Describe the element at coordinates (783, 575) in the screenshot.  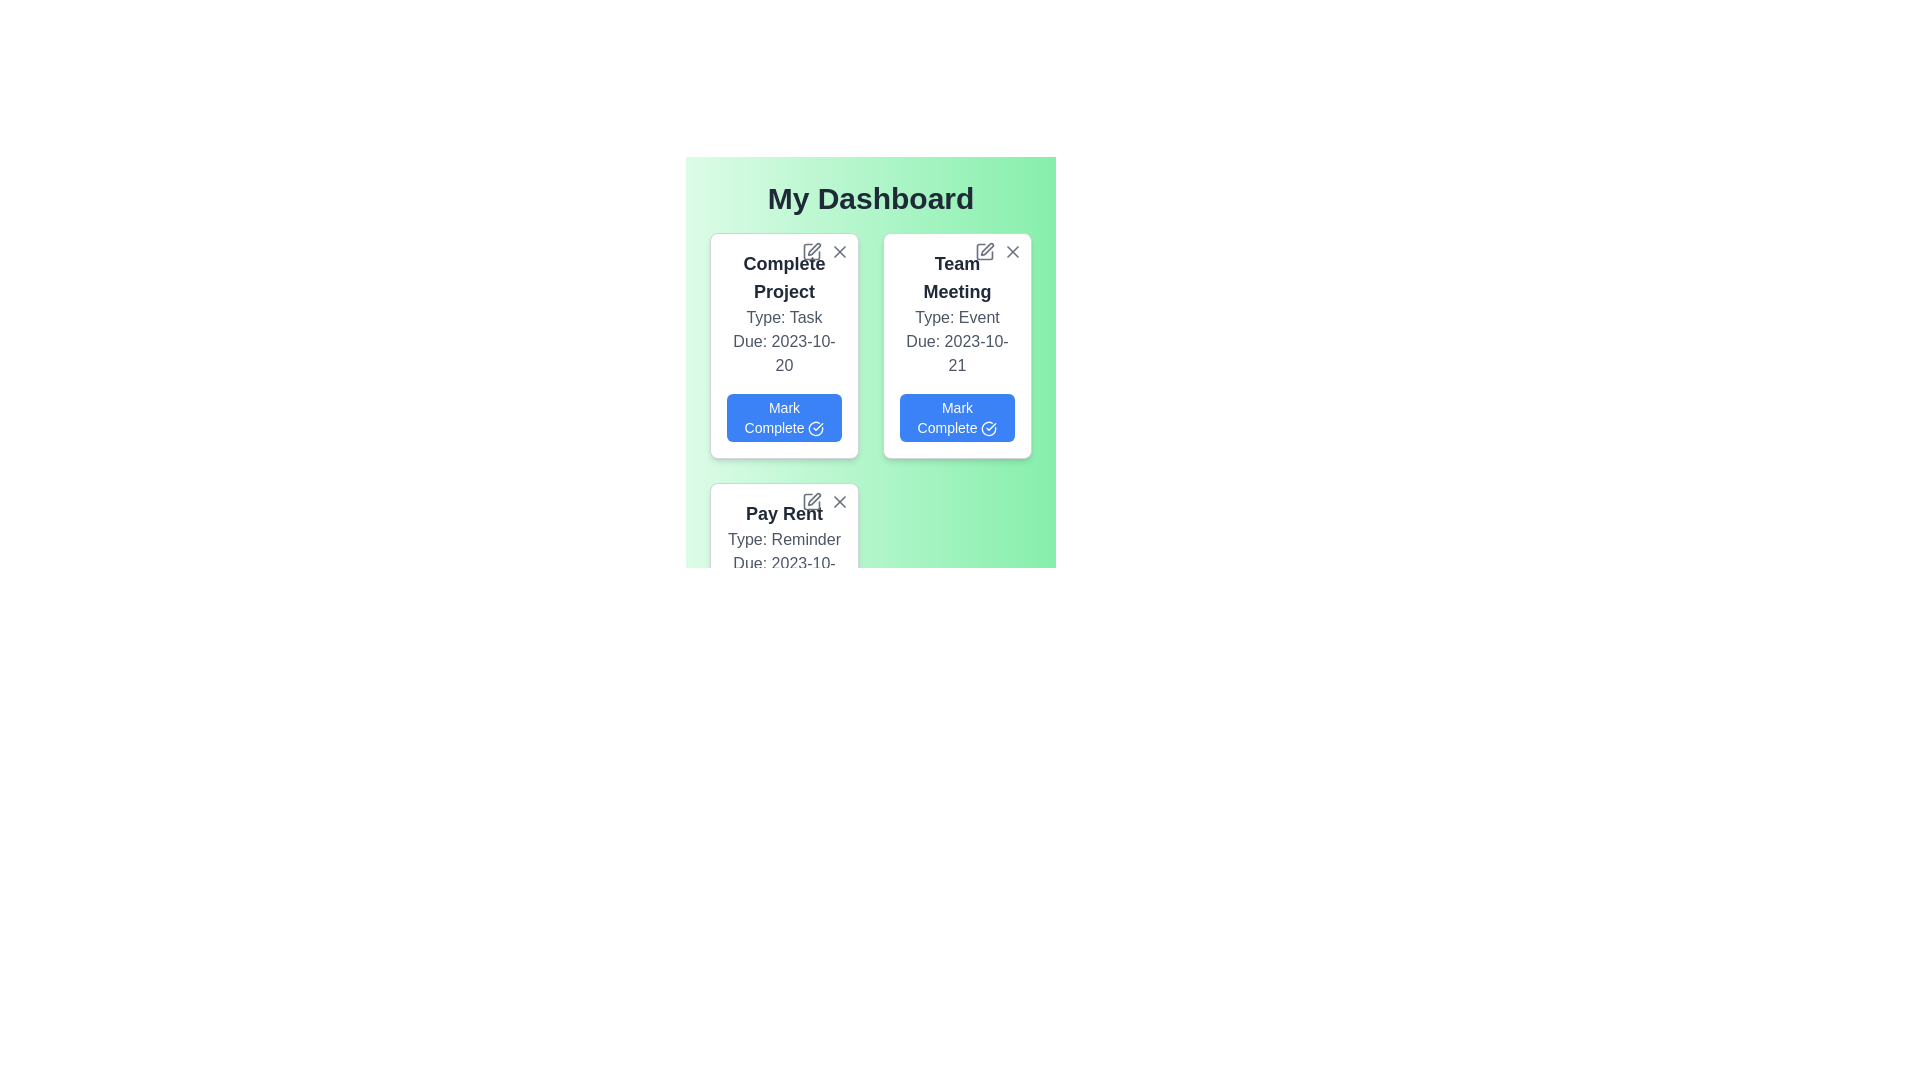
I see `the text label displaying 'Due: 2023-10-25' which is styled with gray color and located within the 'Pay Rent' card` at that location.